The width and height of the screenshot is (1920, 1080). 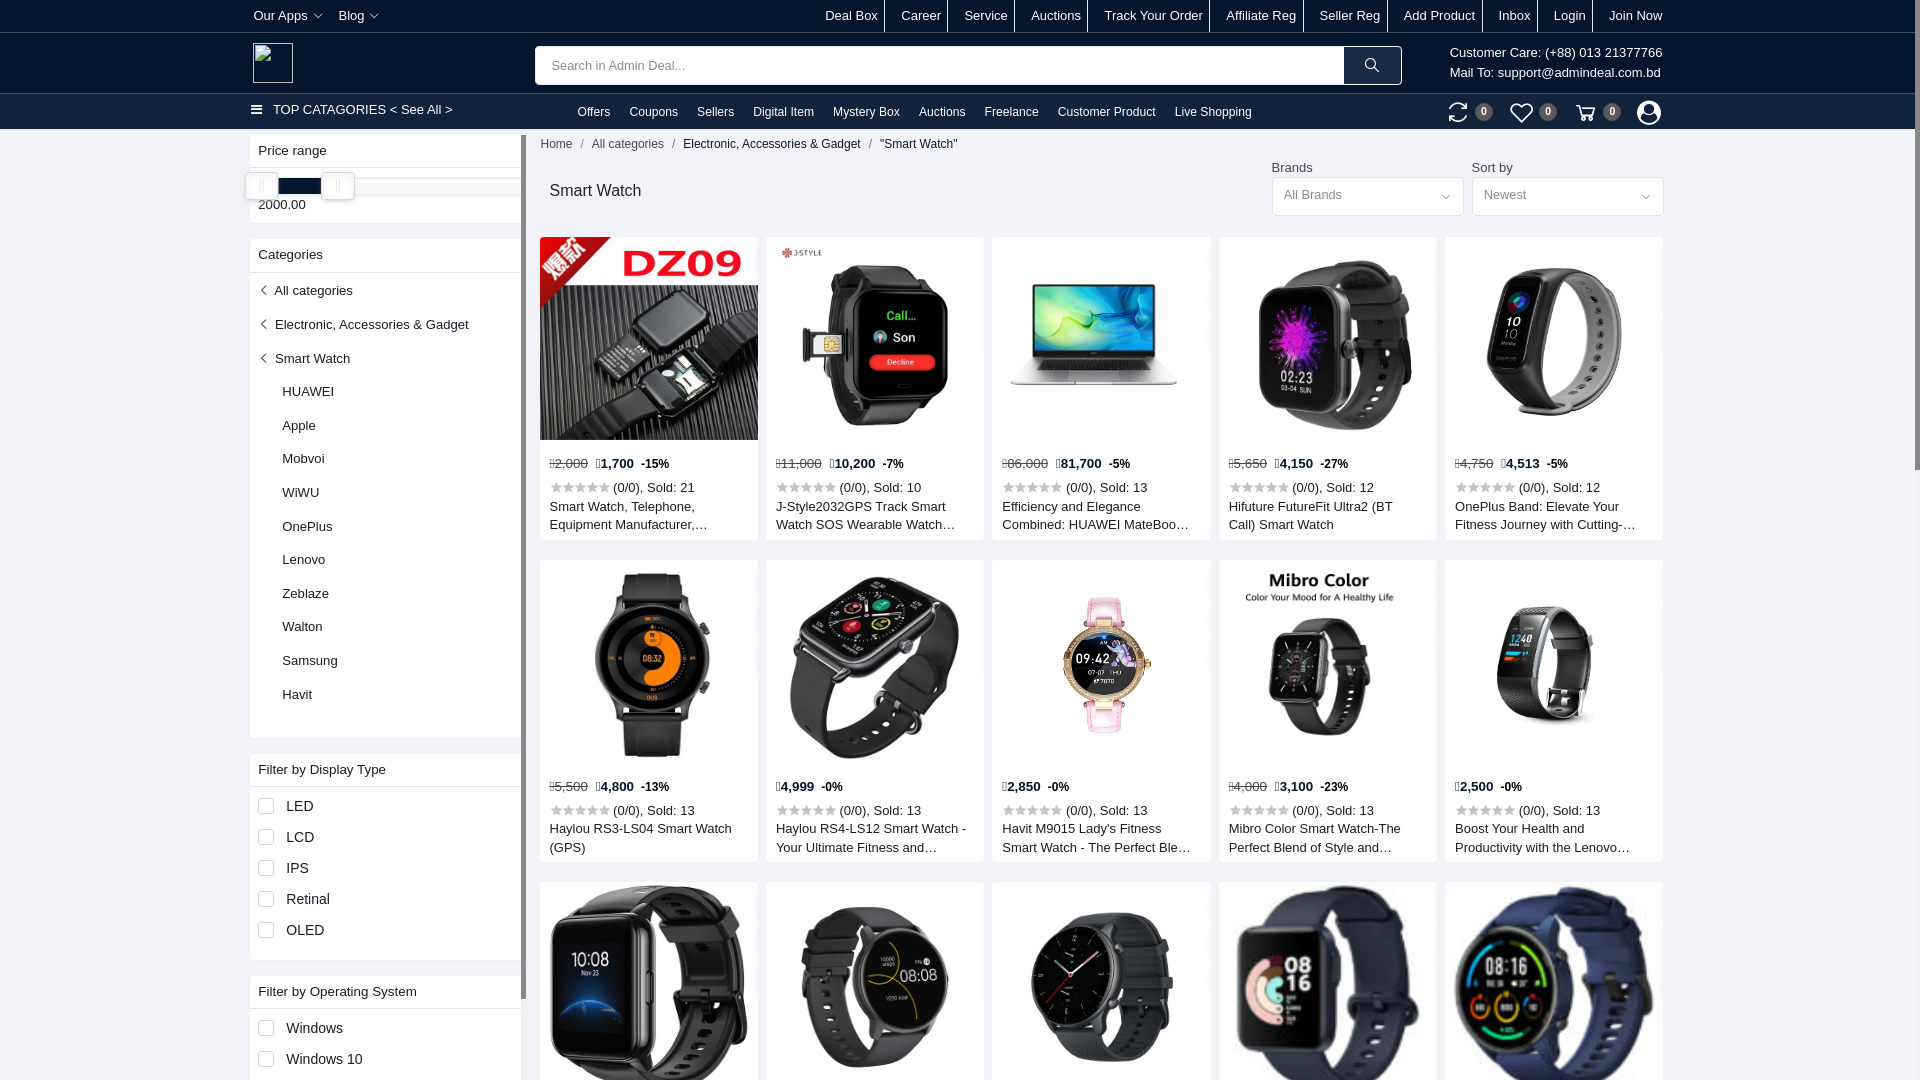 I want to click on 'Deal Box', so click(x=851, y=15).